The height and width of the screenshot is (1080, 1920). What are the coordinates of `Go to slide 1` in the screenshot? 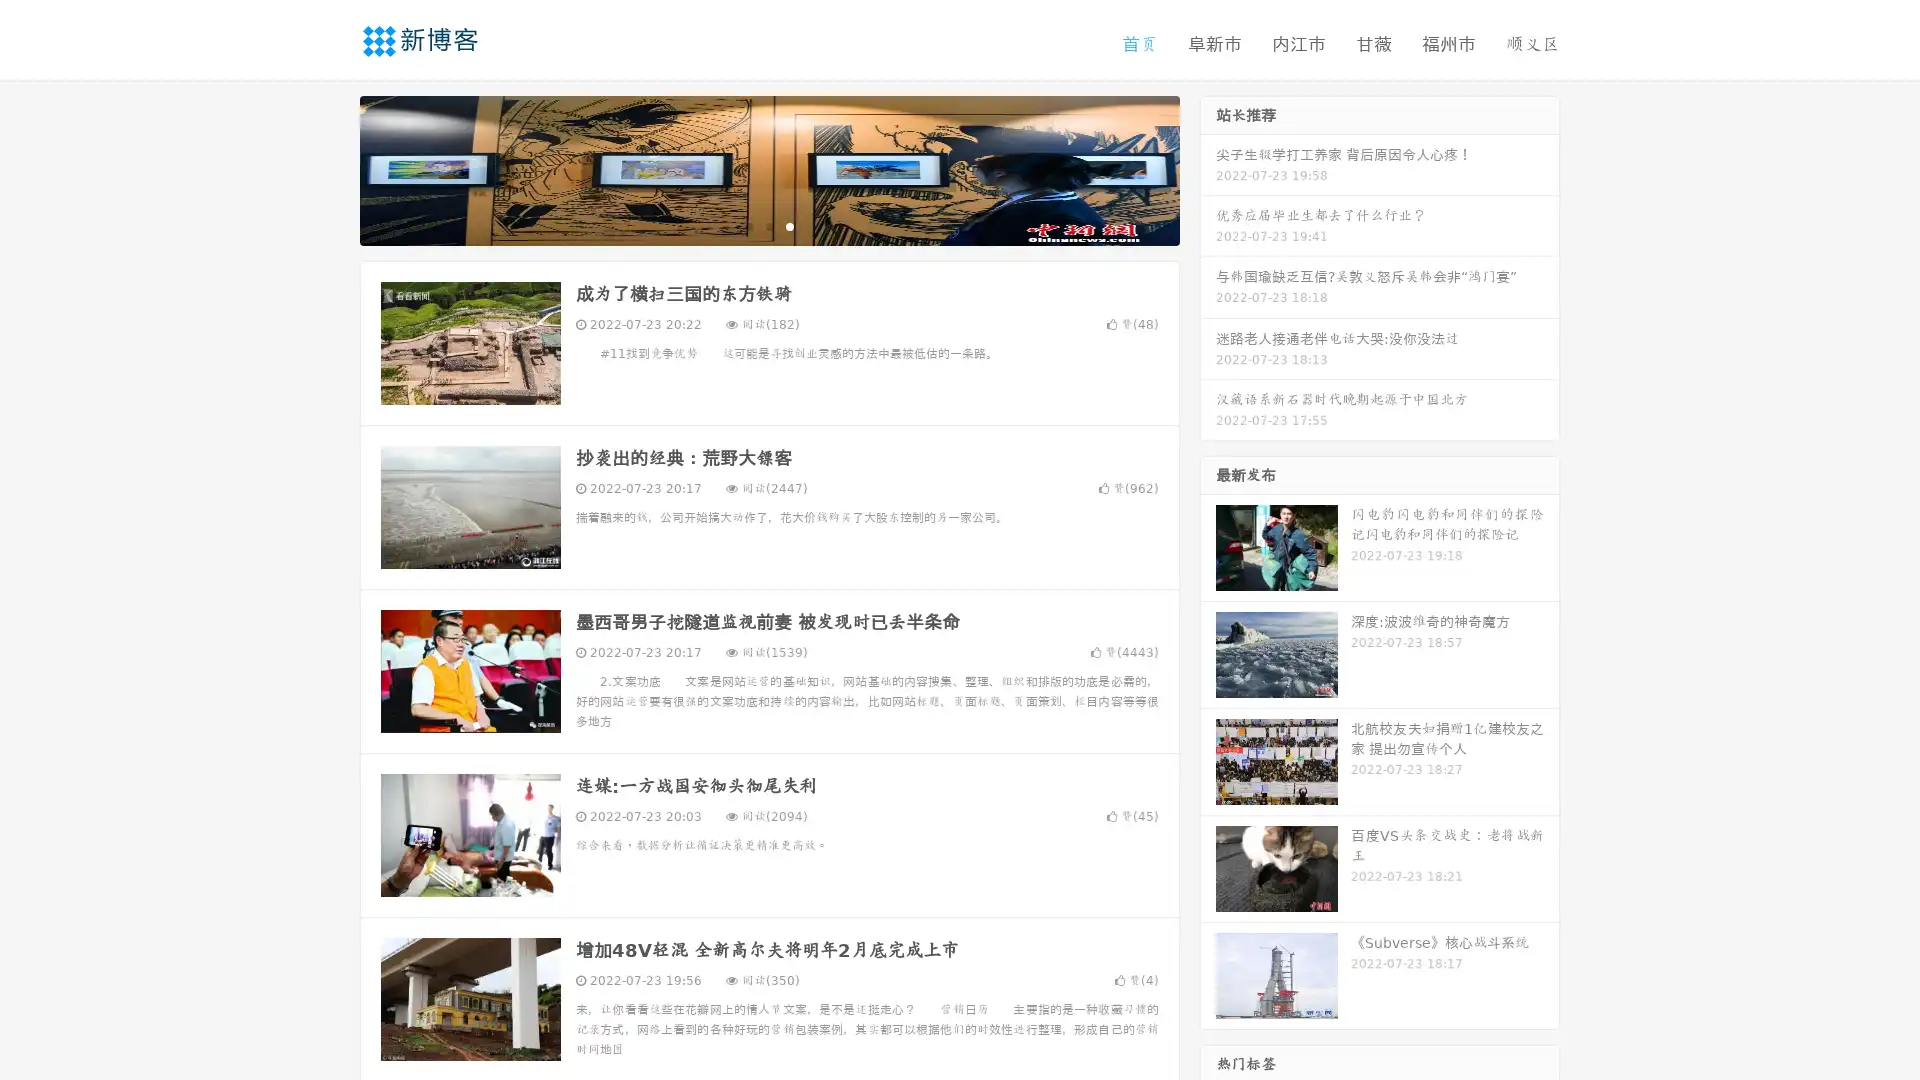 It's located at (748, 225).